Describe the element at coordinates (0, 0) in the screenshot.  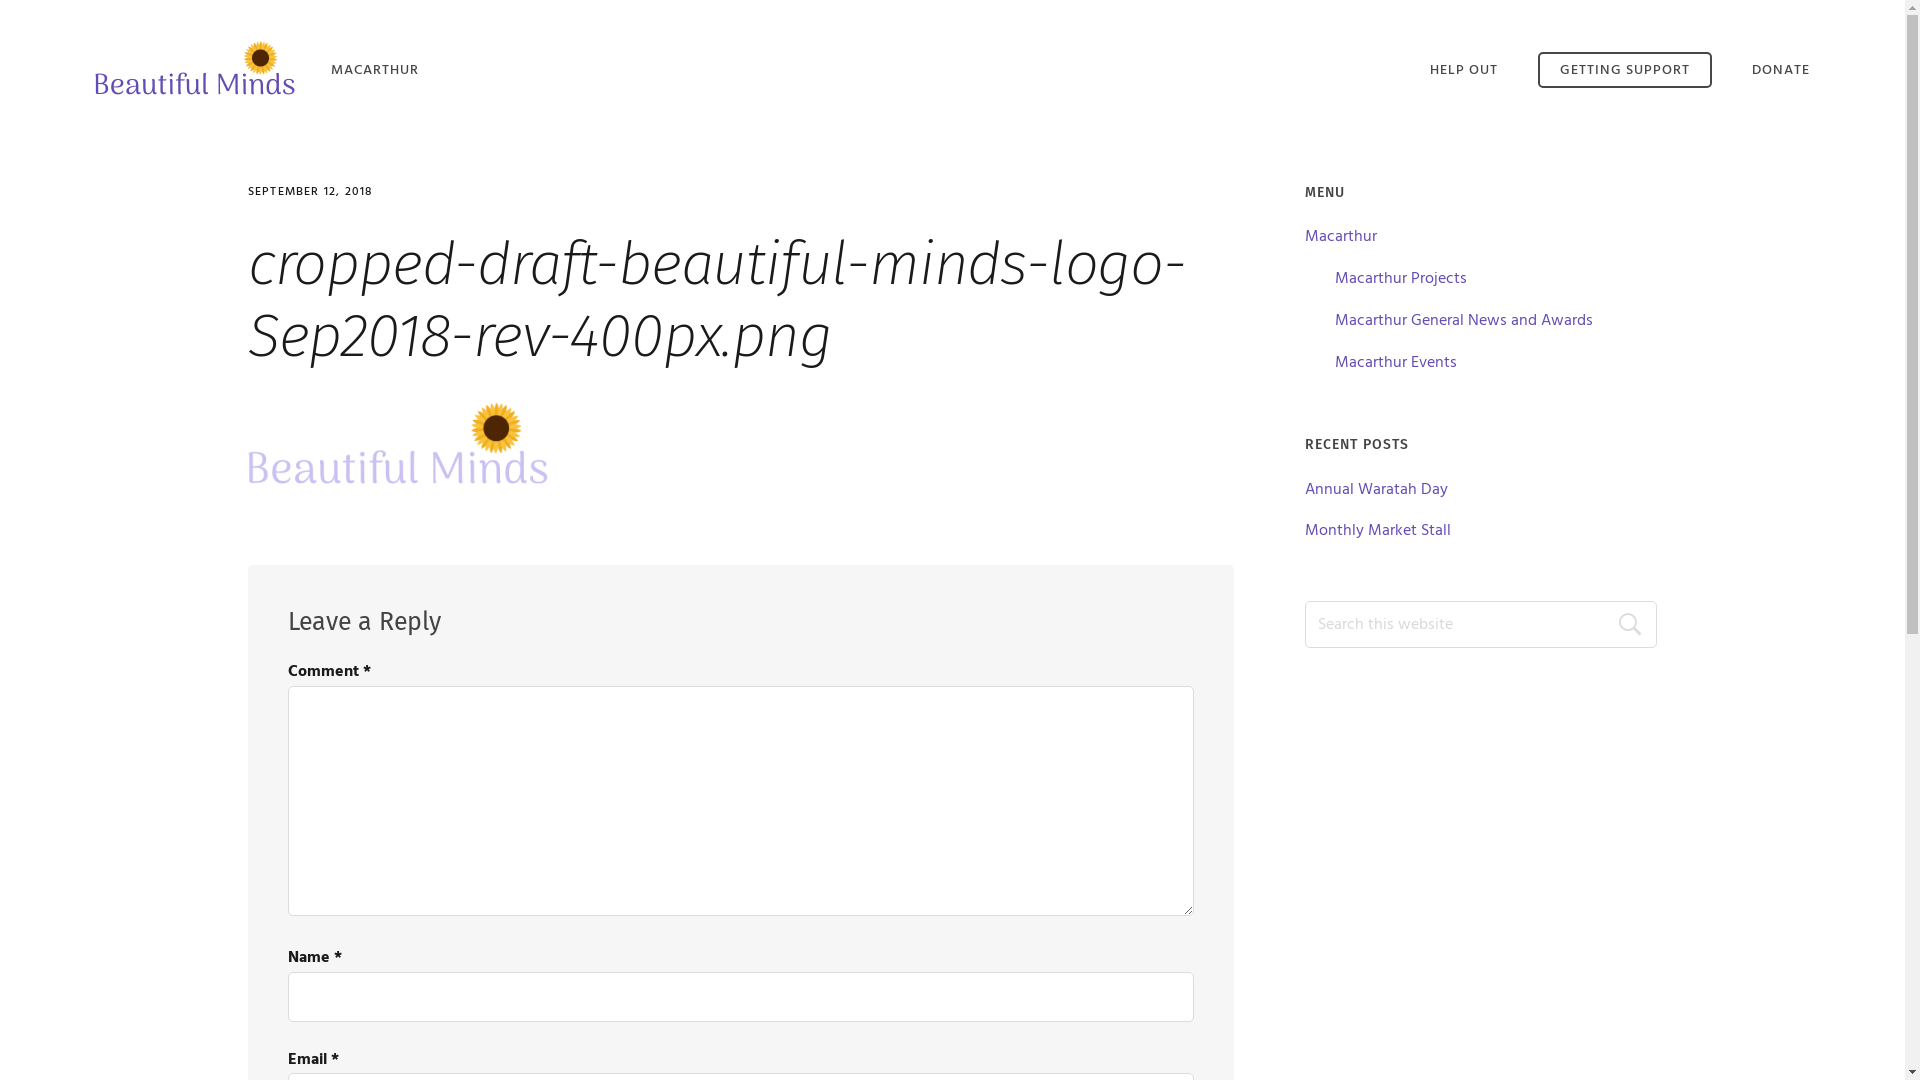
I see `'Skip to primary navigation'` at that location.